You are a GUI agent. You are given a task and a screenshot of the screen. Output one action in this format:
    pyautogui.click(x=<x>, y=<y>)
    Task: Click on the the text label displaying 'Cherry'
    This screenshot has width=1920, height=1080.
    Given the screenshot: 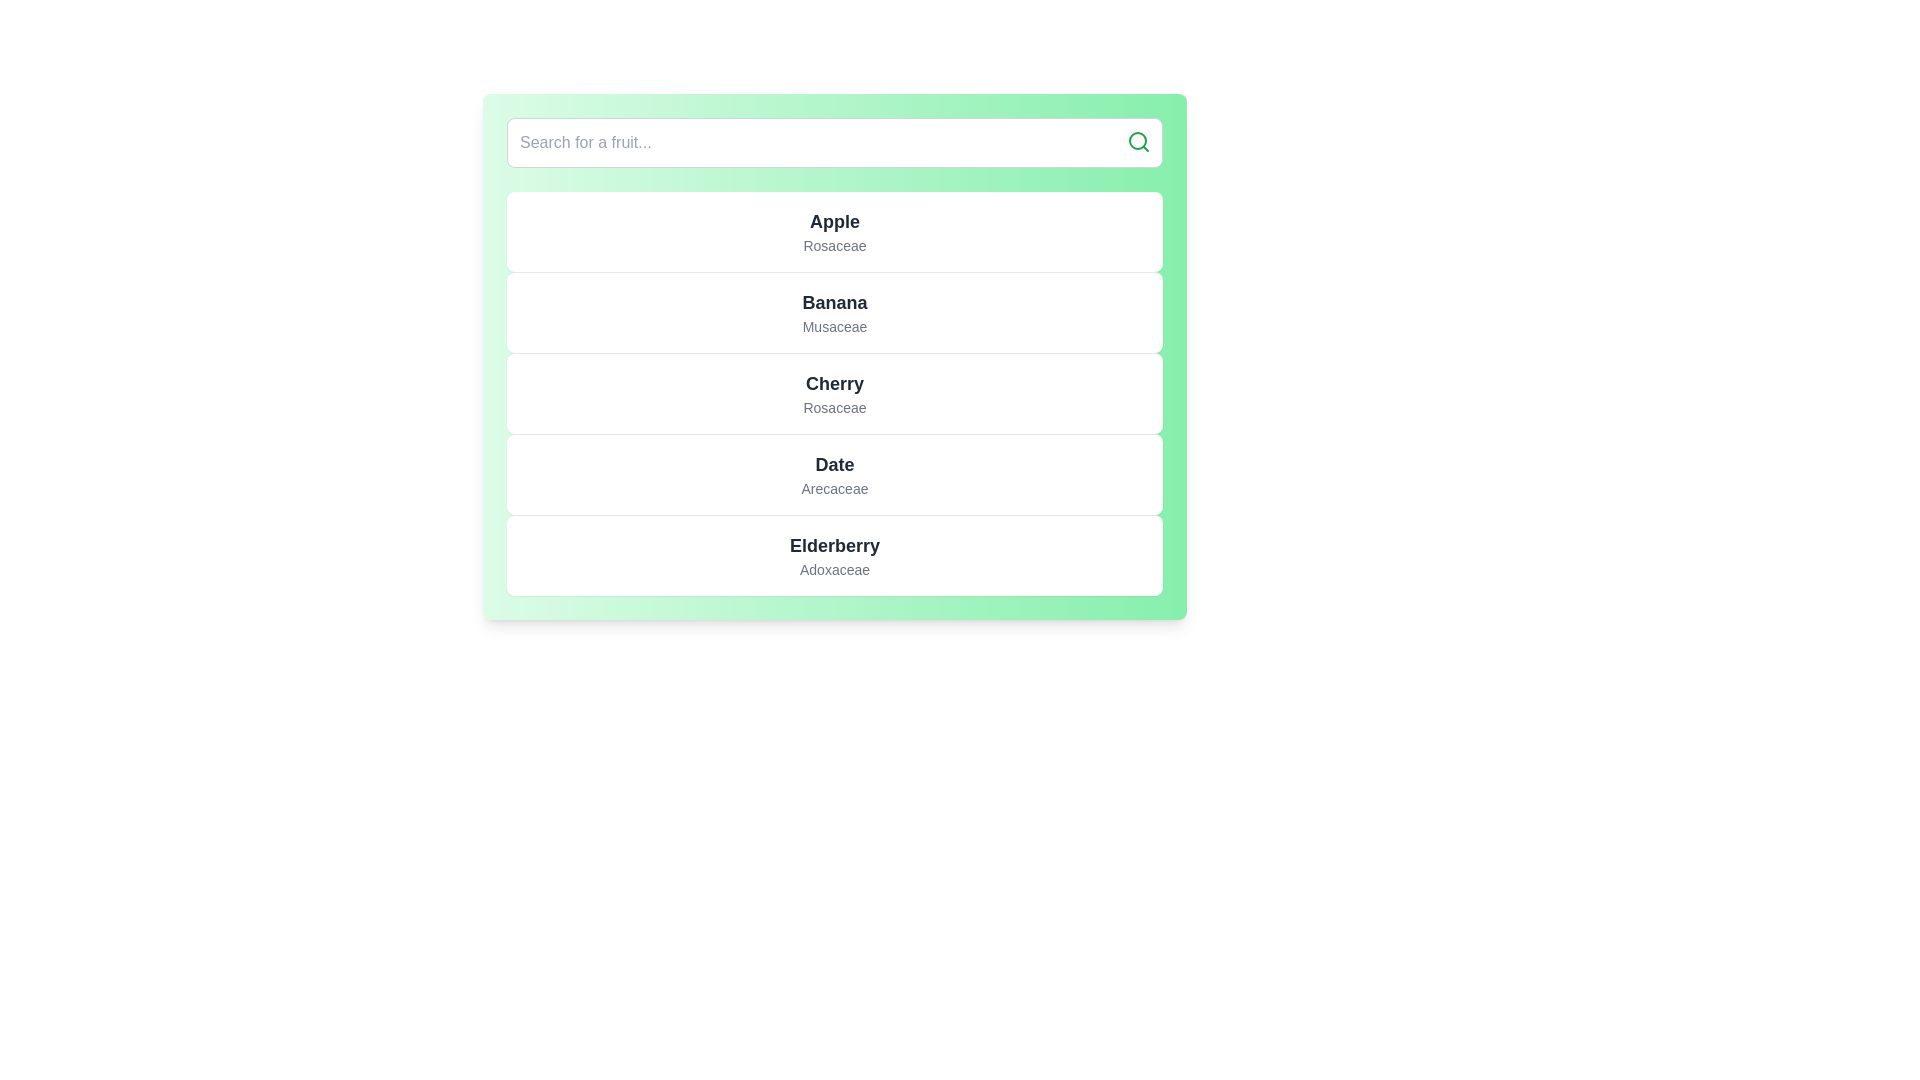 What is the action you would take?
    pyautogui.click(x=835, y=384)
    